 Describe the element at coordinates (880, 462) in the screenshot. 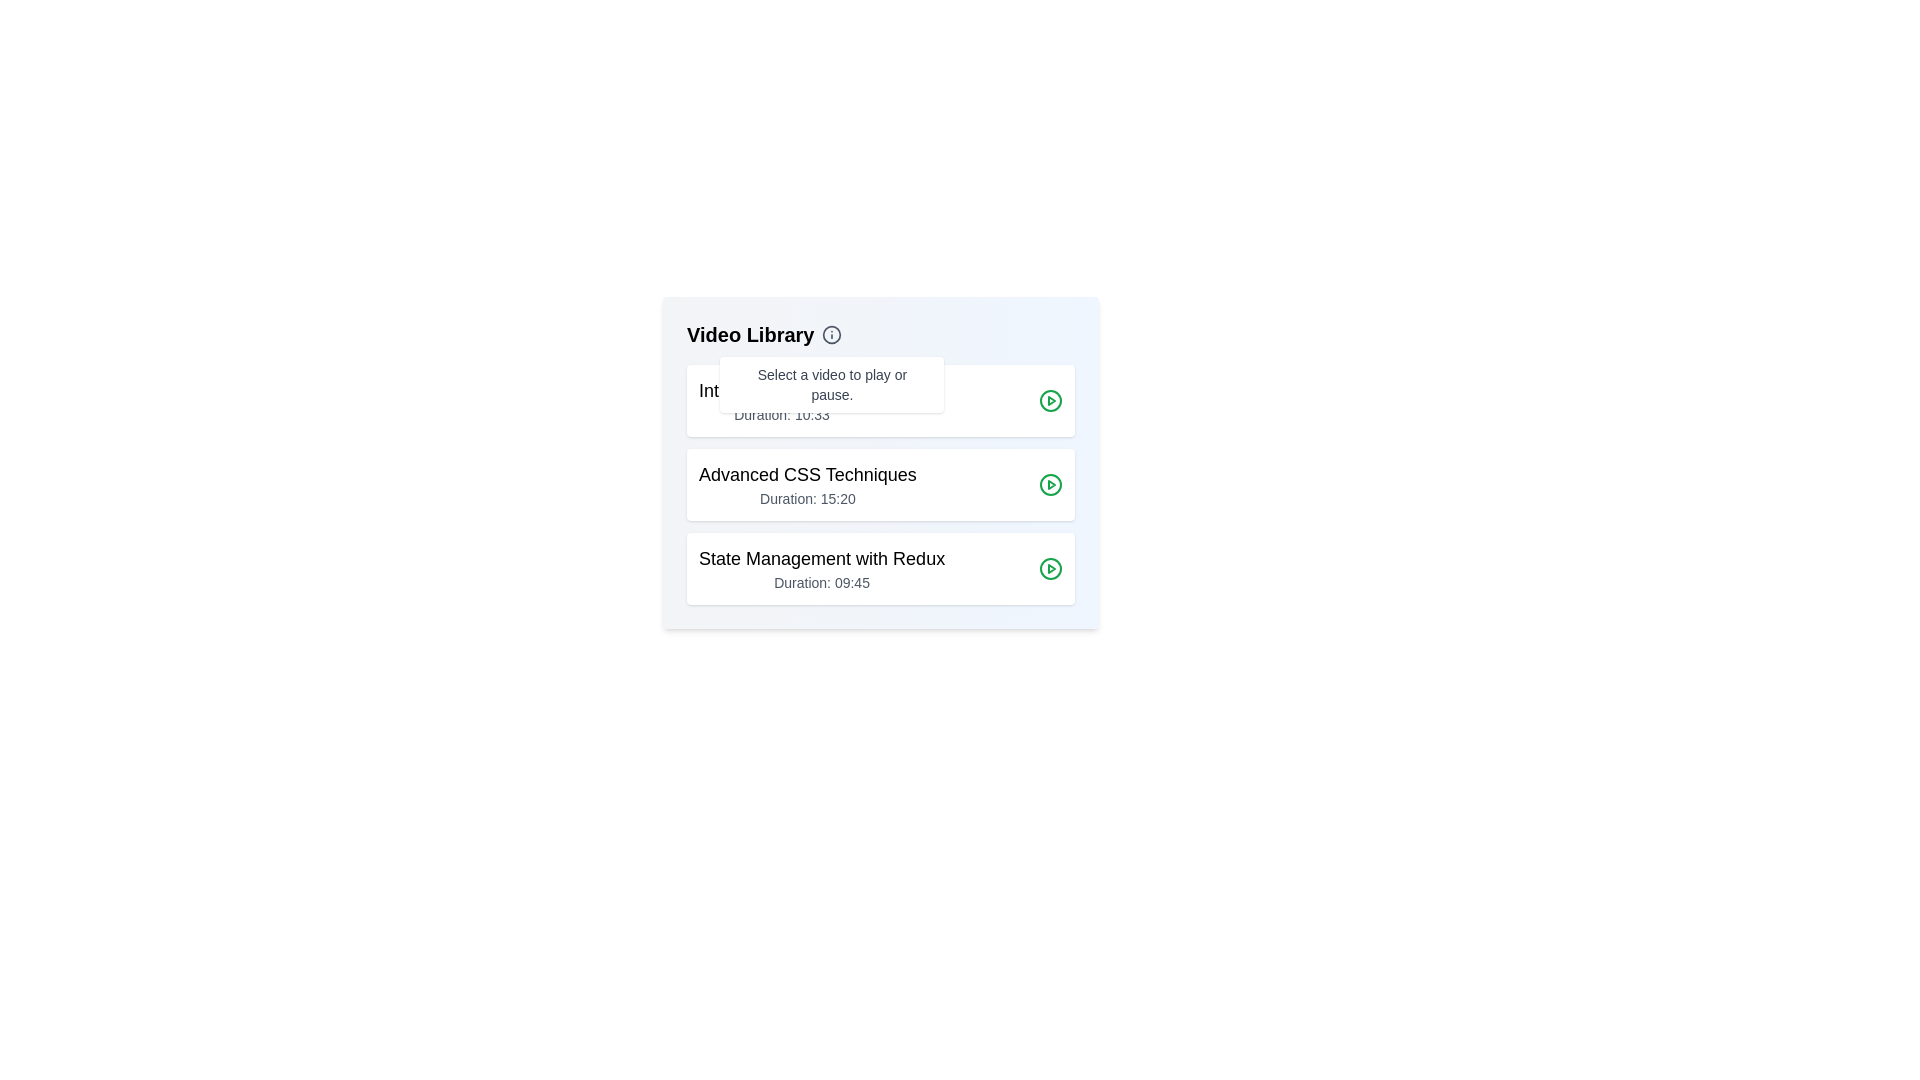

I see `title 'Advanced CSS Techniques' and duration 'Duration: 15:20' from the second entry in the video library list` at that location.